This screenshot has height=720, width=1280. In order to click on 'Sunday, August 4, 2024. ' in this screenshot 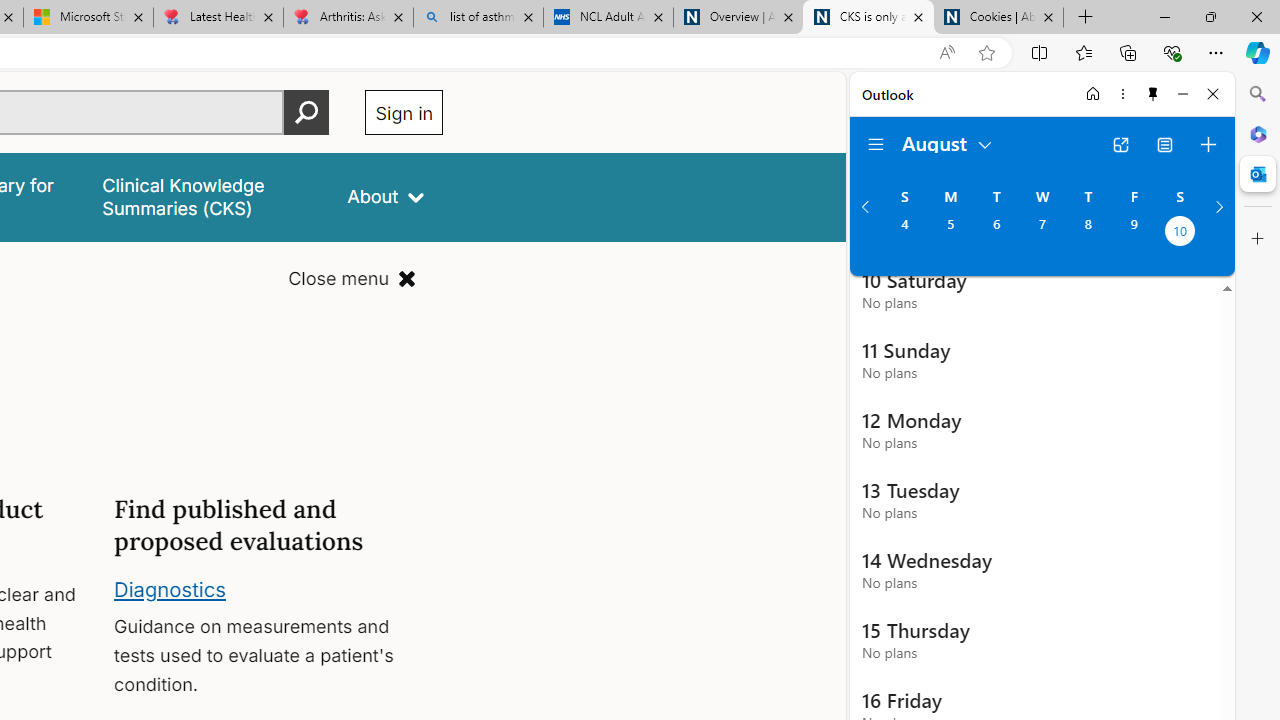, I will do `click(903, 232)`.